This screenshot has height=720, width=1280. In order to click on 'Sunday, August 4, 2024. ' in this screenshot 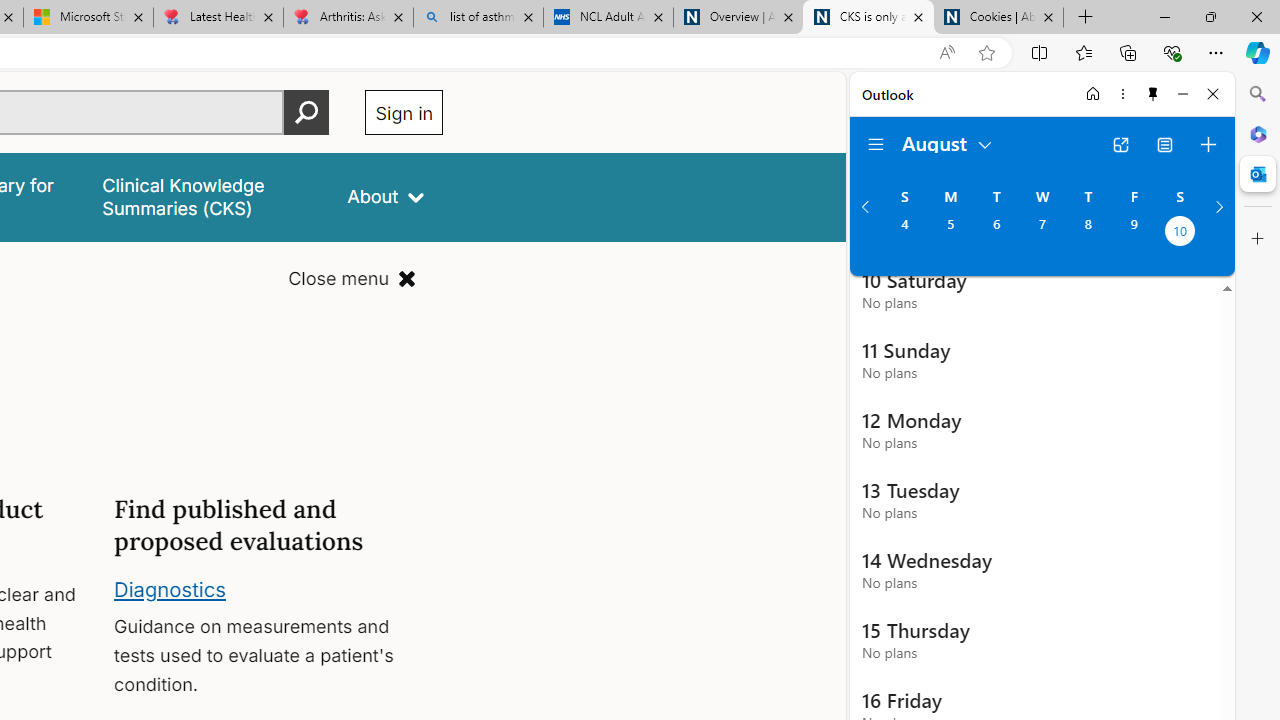, I will do `click(903, 232)`.